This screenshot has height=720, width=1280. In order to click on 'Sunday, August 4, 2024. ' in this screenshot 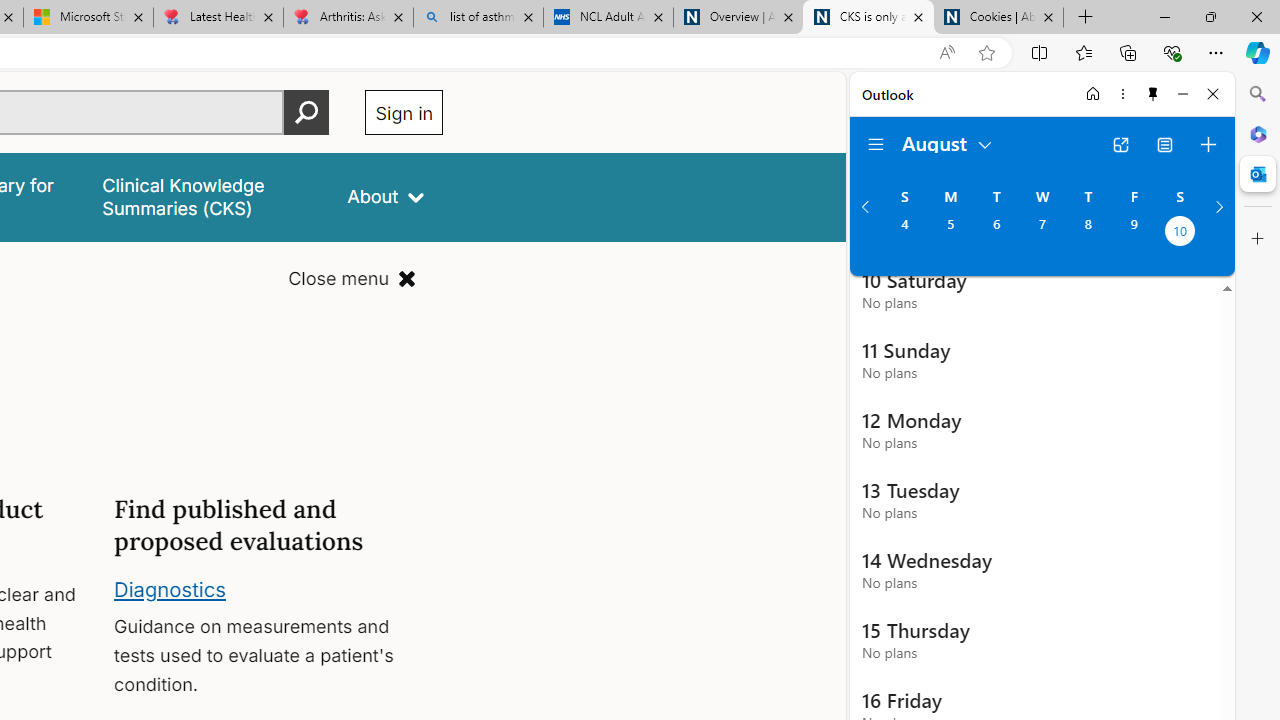, I will do `click(903, 232)`.